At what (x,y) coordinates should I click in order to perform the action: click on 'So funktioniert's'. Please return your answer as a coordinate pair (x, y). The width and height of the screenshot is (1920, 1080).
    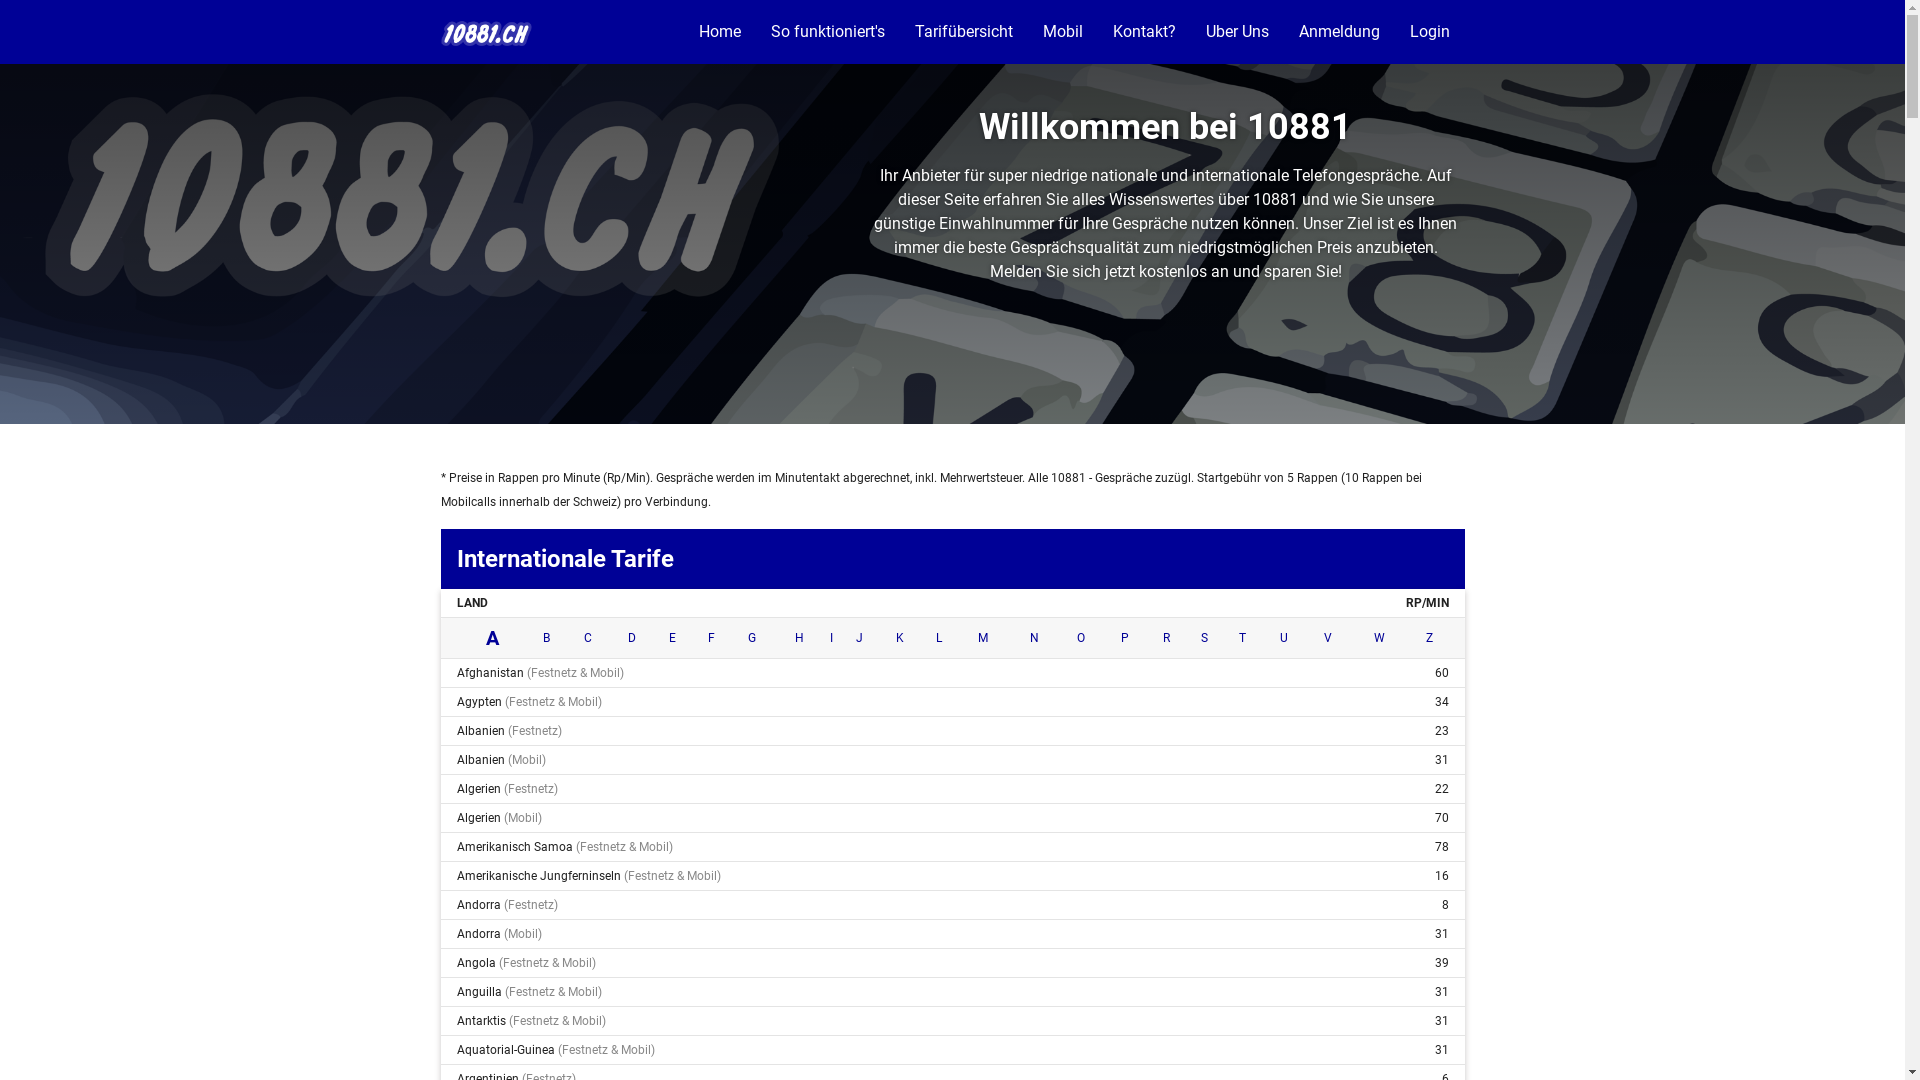
    Looking at the image, I should click on (828, 31).